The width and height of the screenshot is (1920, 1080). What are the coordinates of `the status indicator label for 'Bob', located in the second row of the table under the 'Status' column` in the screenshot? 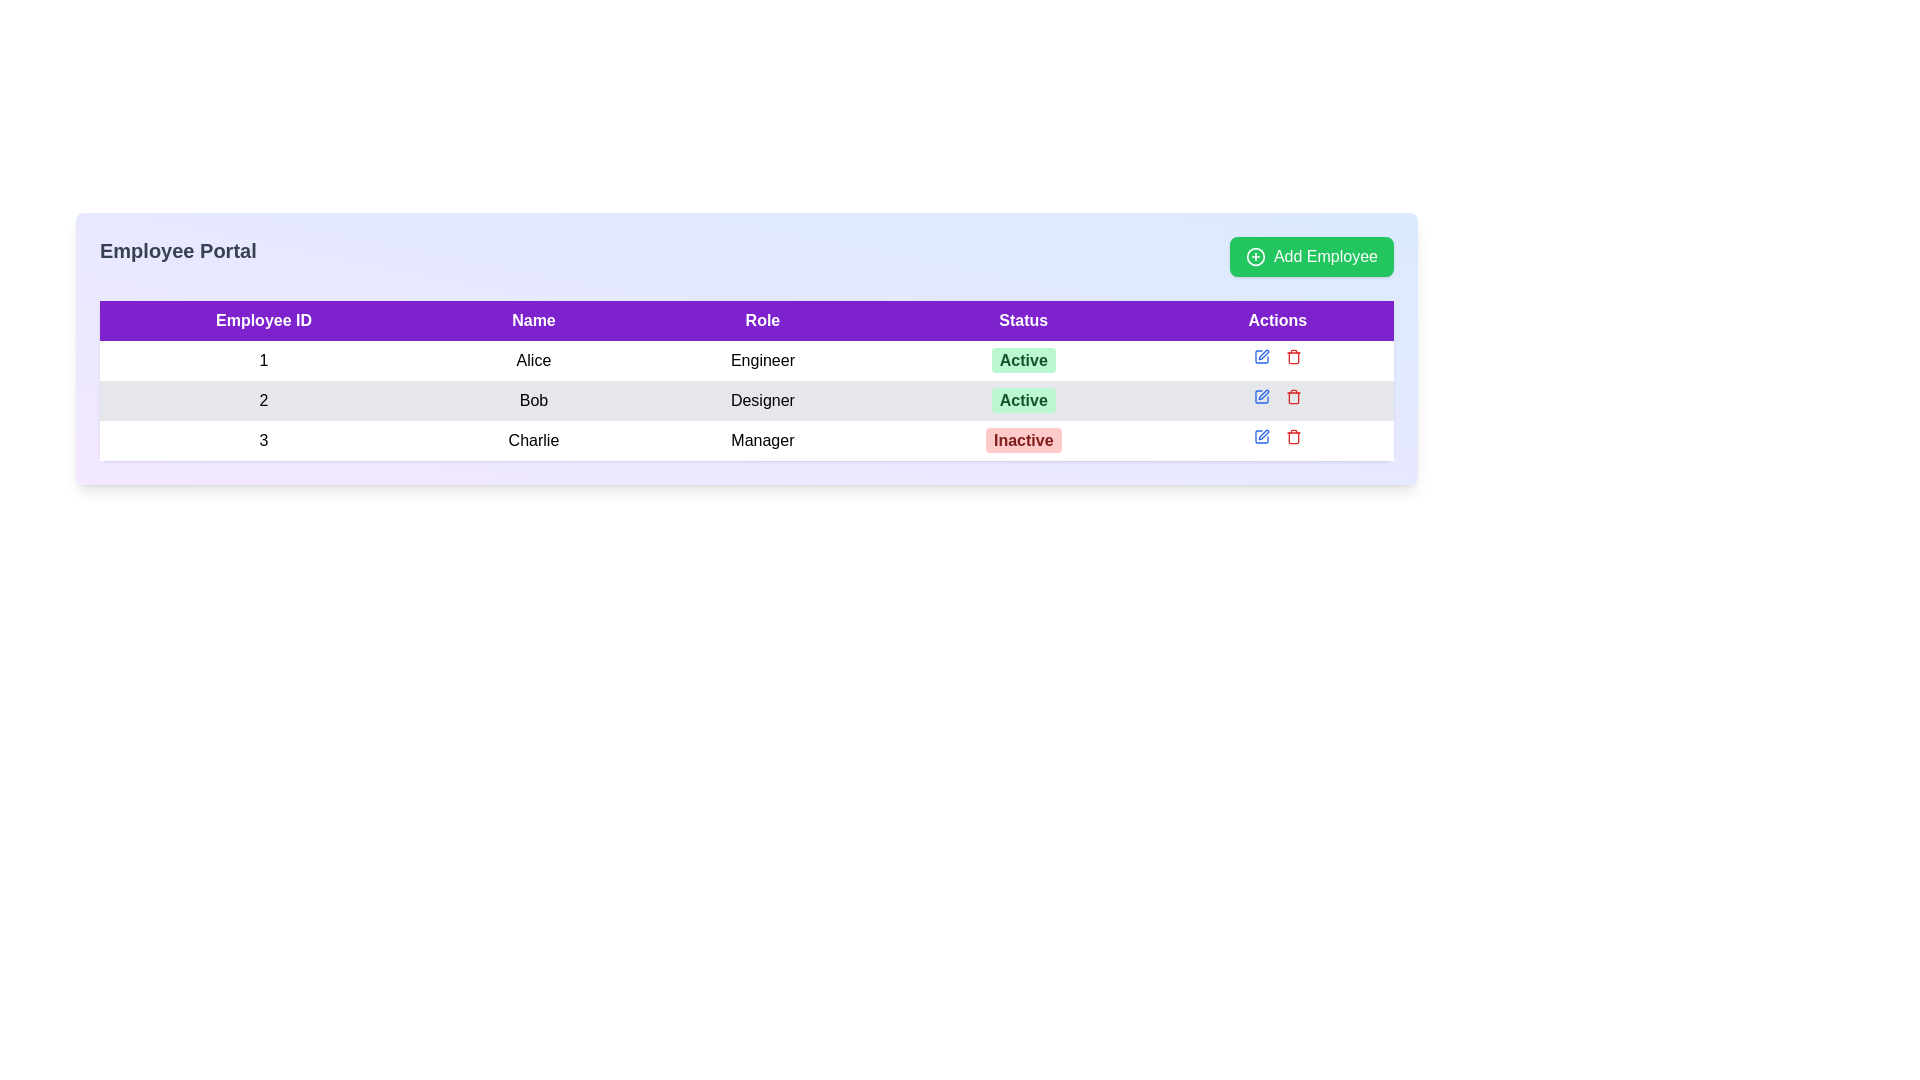 It's located at (1023, 360).